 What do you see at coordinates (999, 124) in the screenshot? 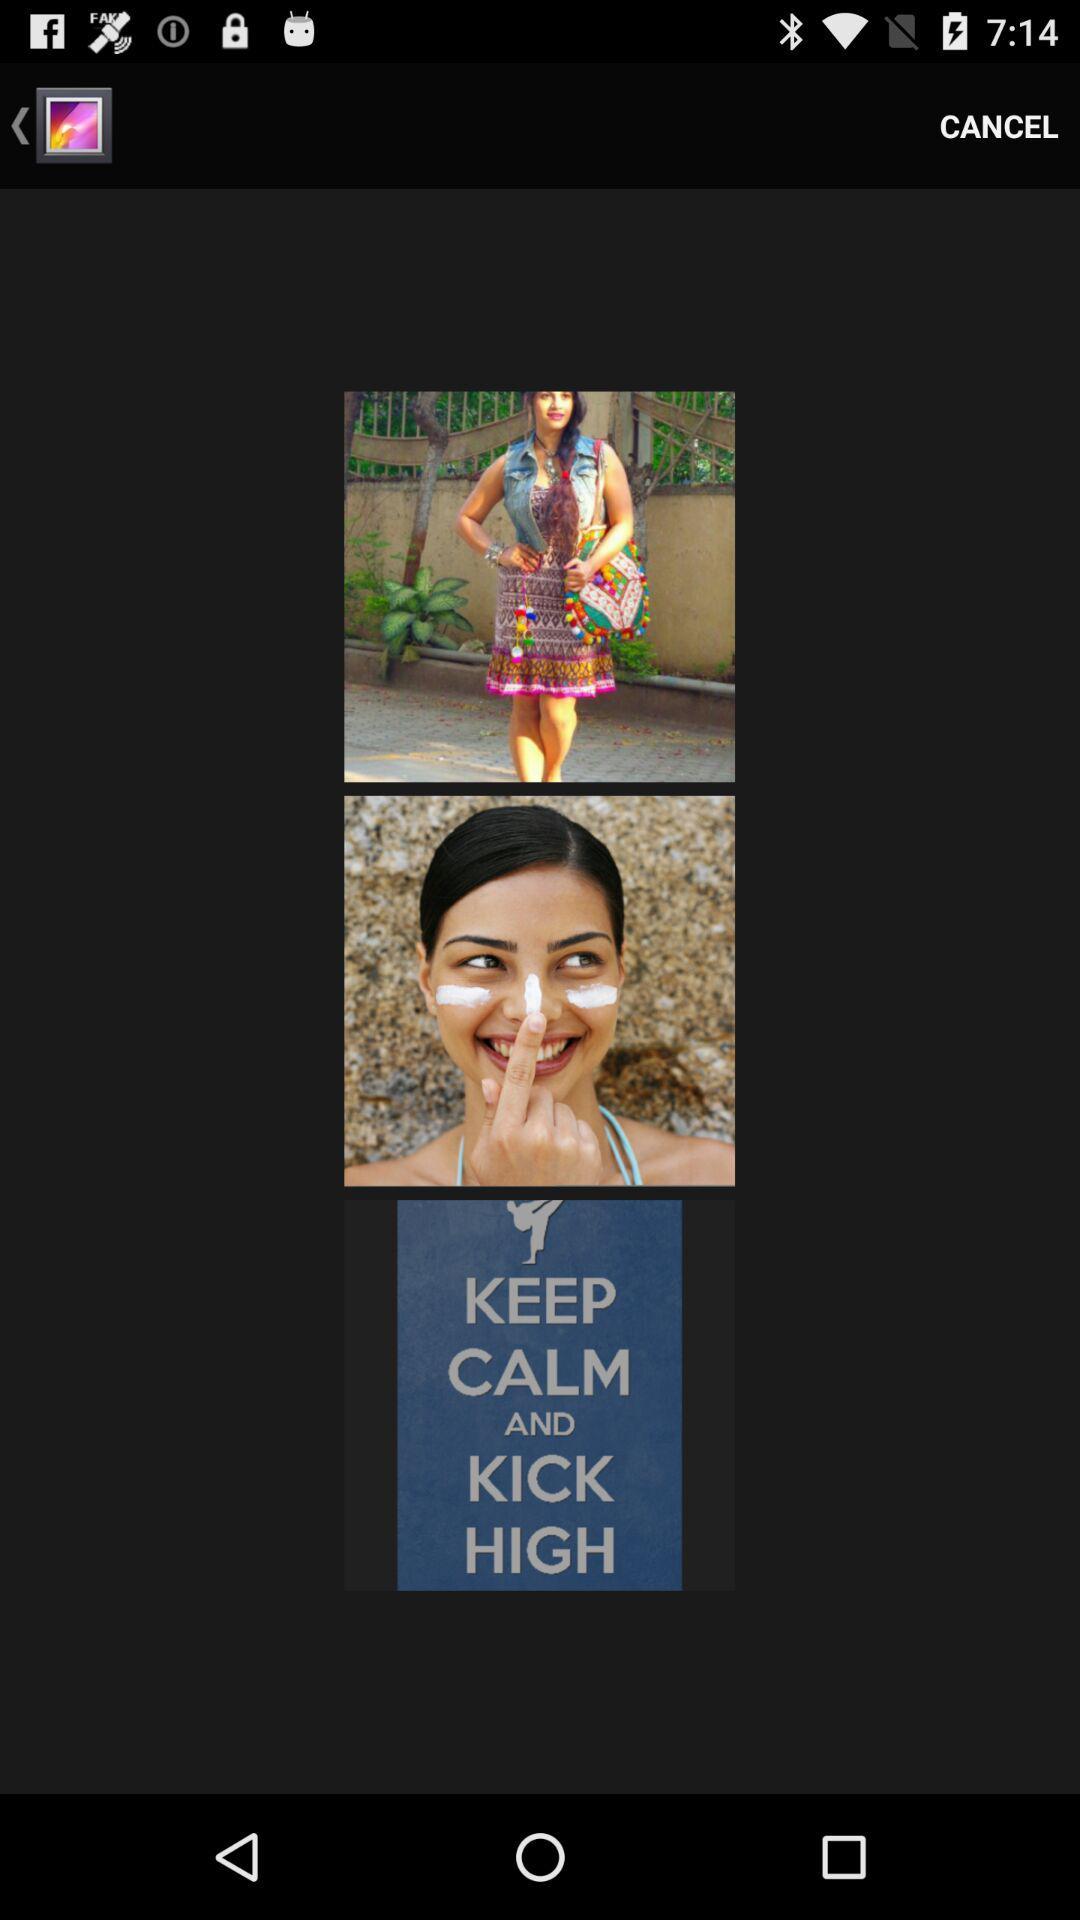
I see `the cancel item` at bounding box center [999, 124].